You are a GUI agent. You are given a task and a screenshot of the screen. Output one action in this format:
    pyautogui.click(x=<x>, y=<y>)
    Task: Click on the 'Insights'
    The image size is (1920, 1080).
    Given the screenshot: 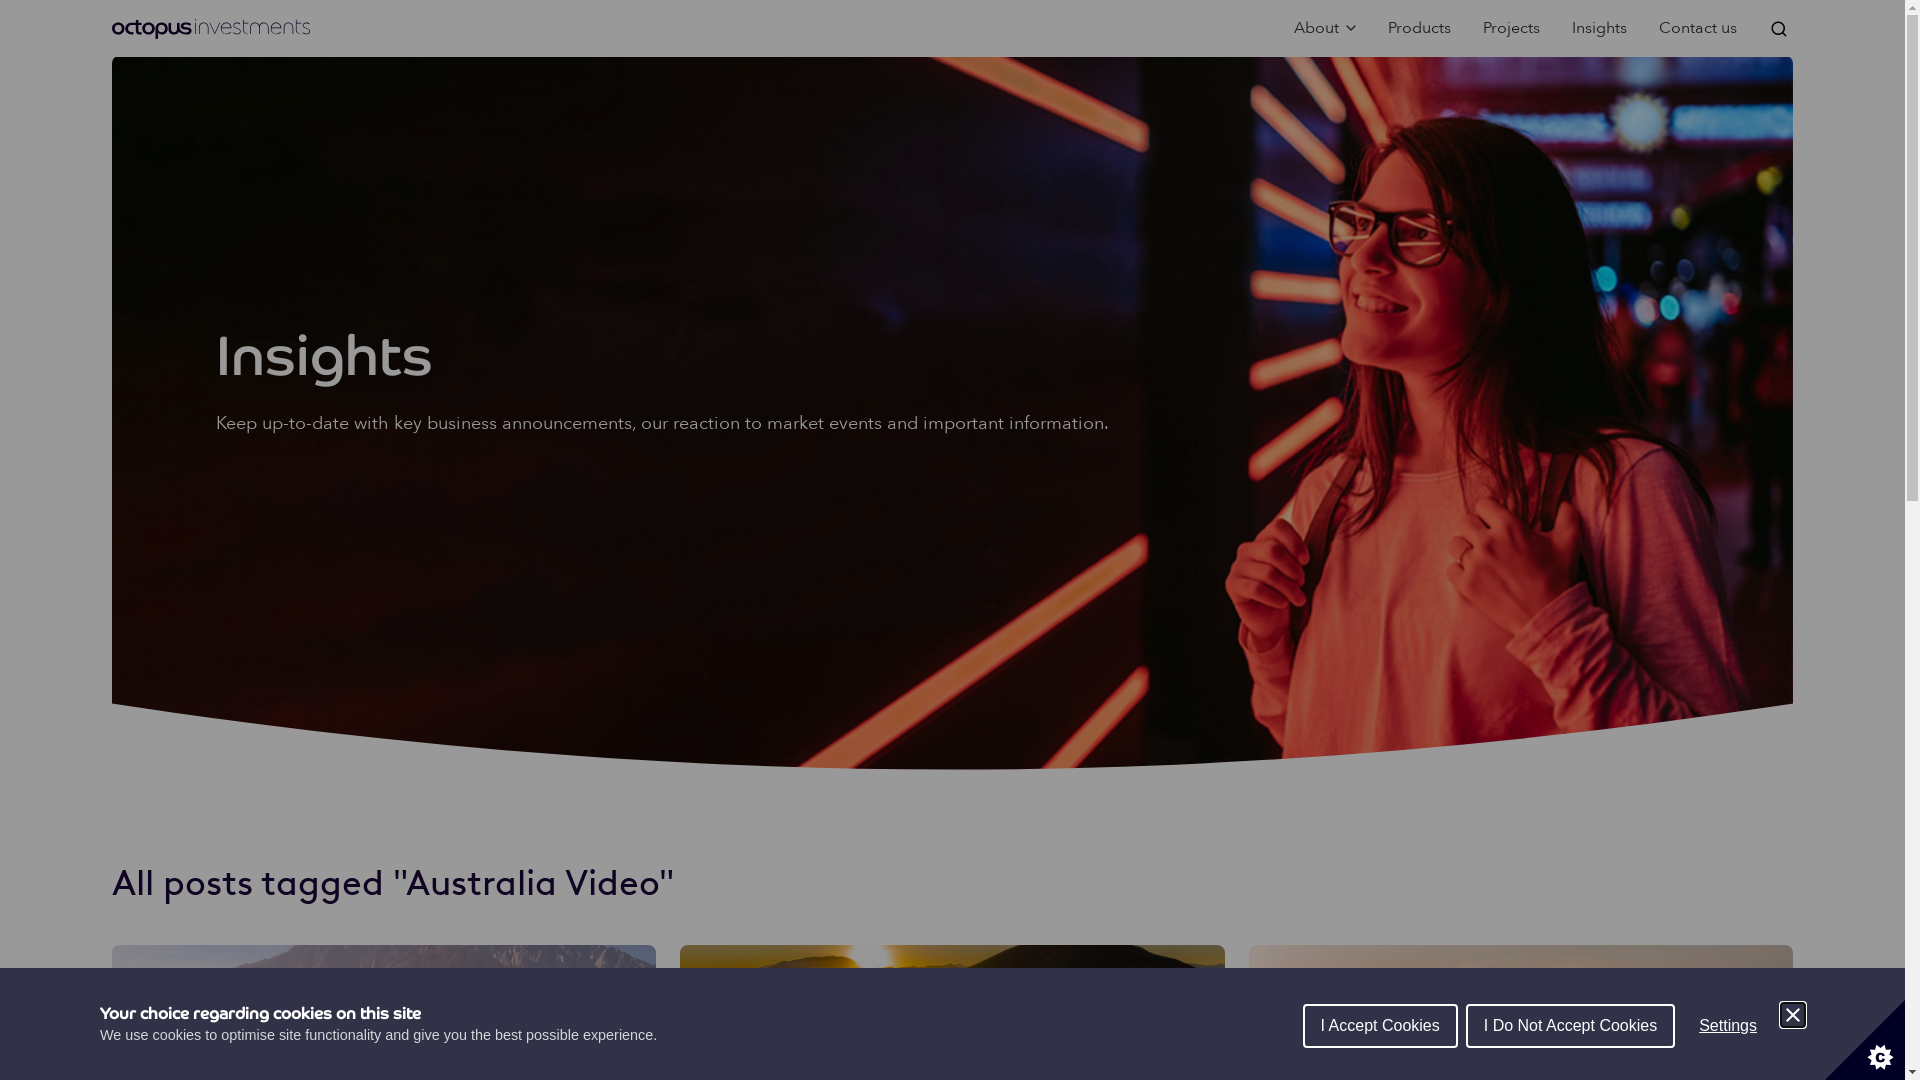 What is the action you would take?
    pyautogui.click(x=1598, y=27)
    